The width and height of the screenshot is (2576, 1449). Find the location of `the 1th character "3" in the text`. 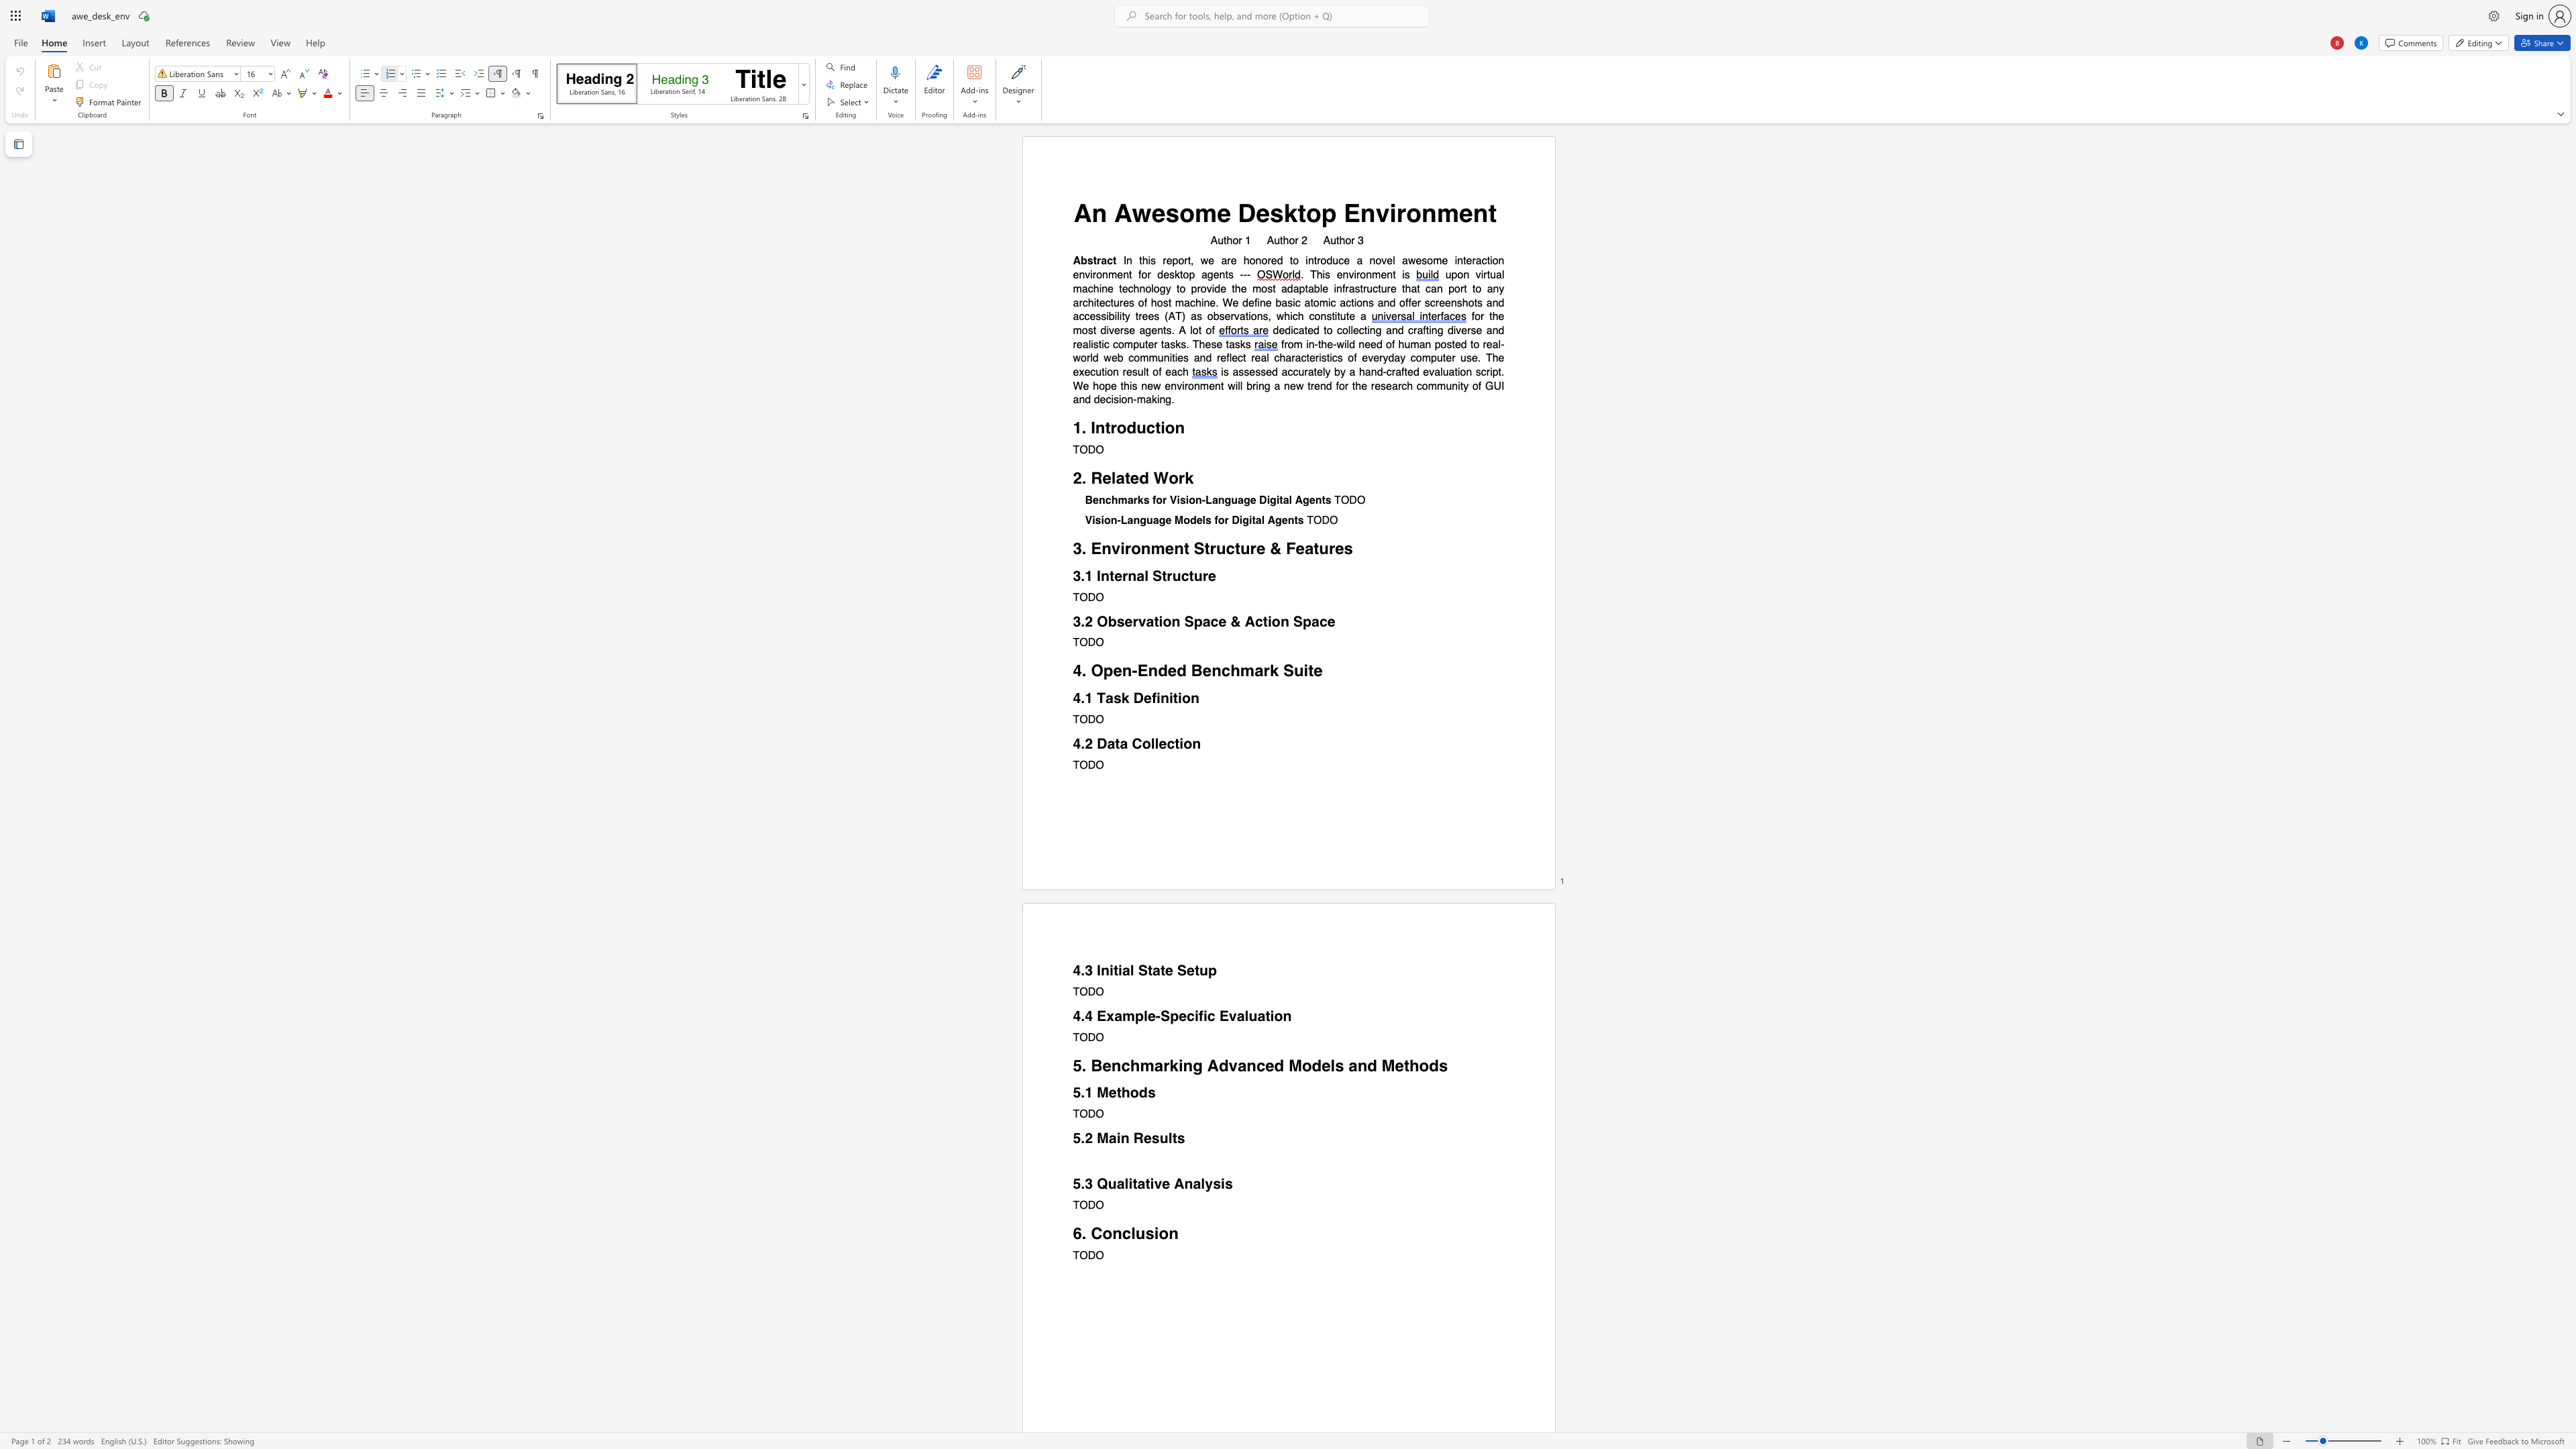

the 1th character "3" in the text is located at coordinates (1088, 1183).